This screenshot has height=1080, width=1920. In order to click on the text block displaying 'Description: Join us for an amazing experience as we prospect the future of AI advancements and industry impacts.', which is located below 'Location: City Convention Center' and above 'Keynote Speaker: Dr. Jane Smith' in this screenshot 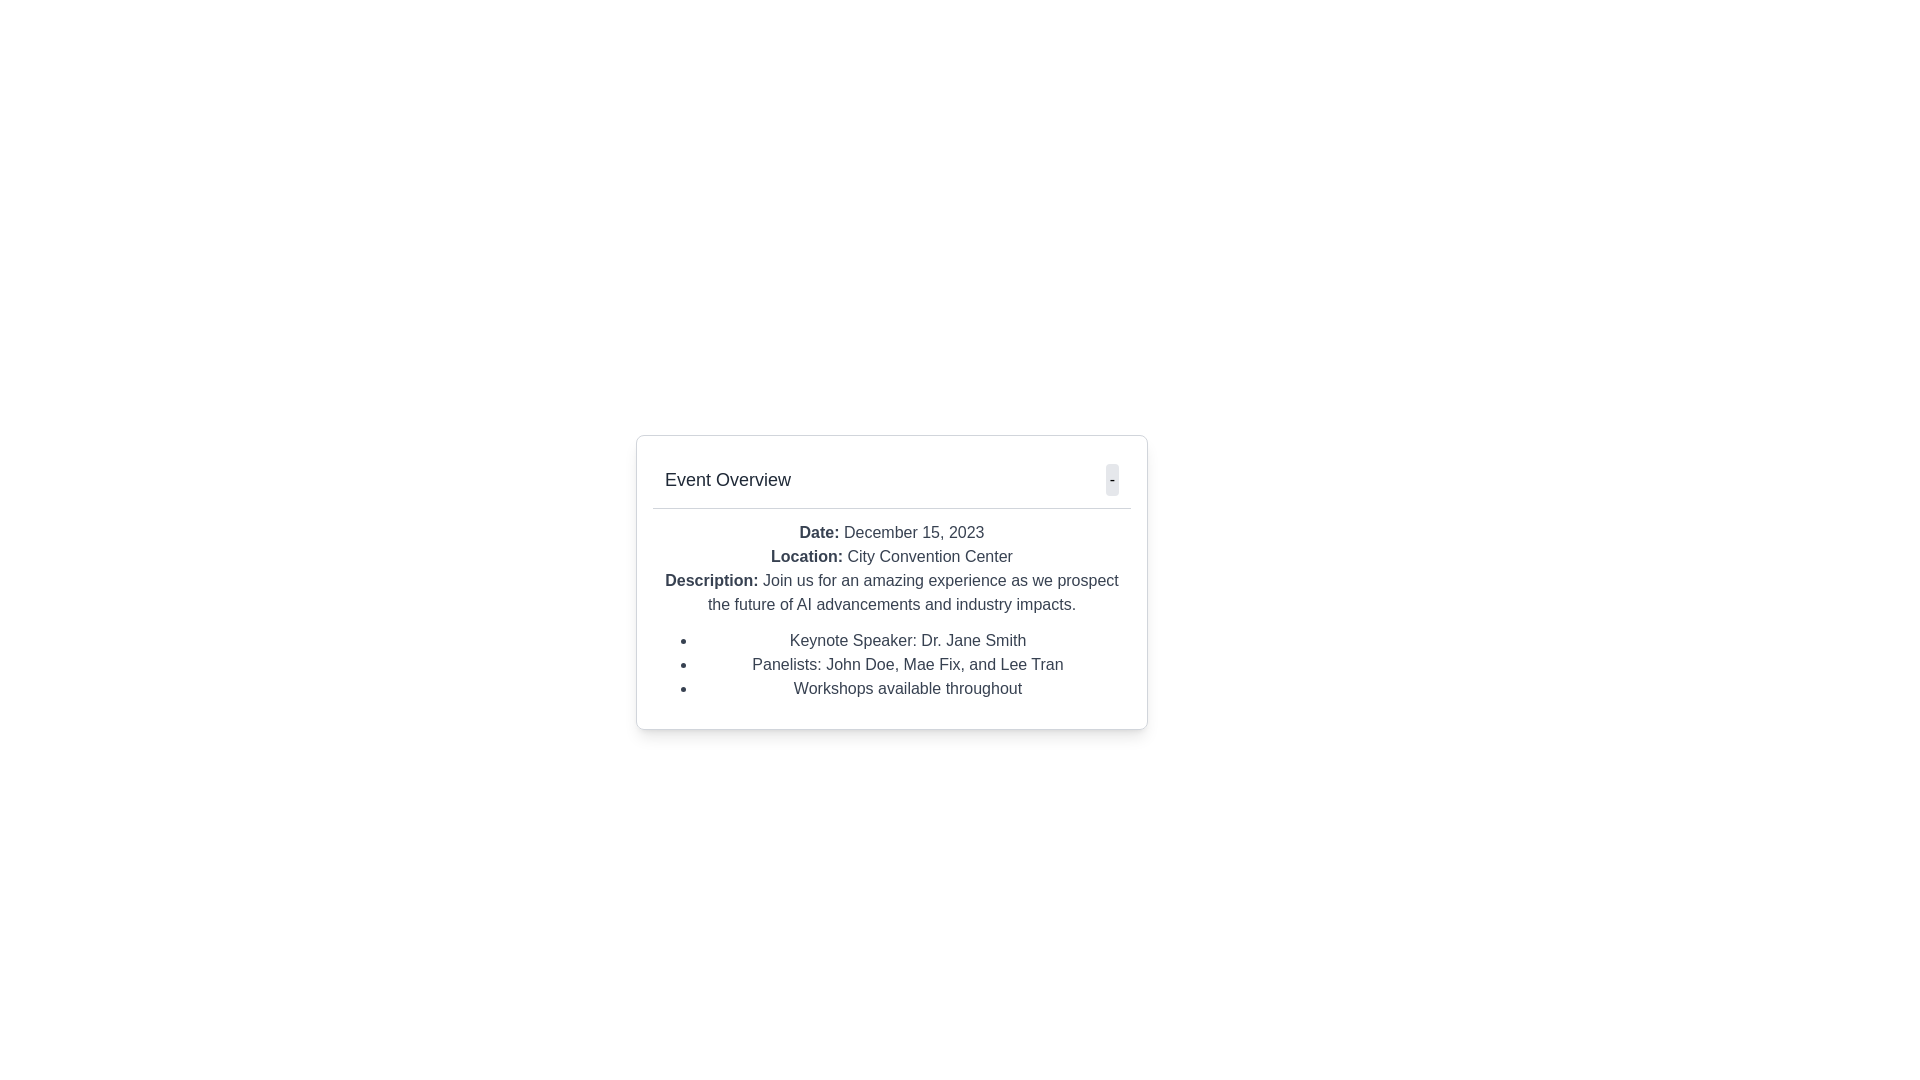, I will do `click(891, 592)`.